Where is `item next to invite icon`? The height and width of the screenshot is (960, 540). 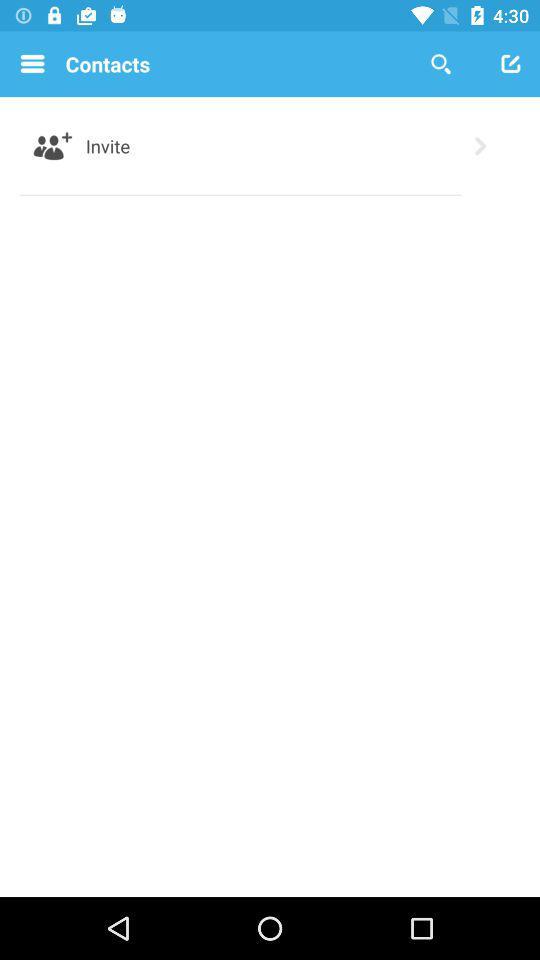 item next to invite icon is located at coordinates (53, 145).